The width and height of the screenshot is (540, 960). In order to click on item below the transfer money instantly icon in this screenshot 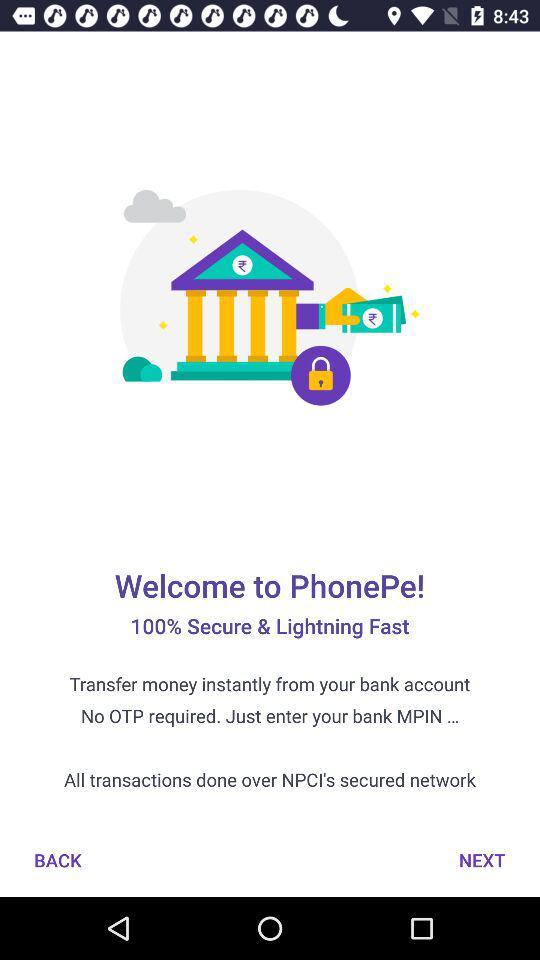, I will do `click(481, 859)`.